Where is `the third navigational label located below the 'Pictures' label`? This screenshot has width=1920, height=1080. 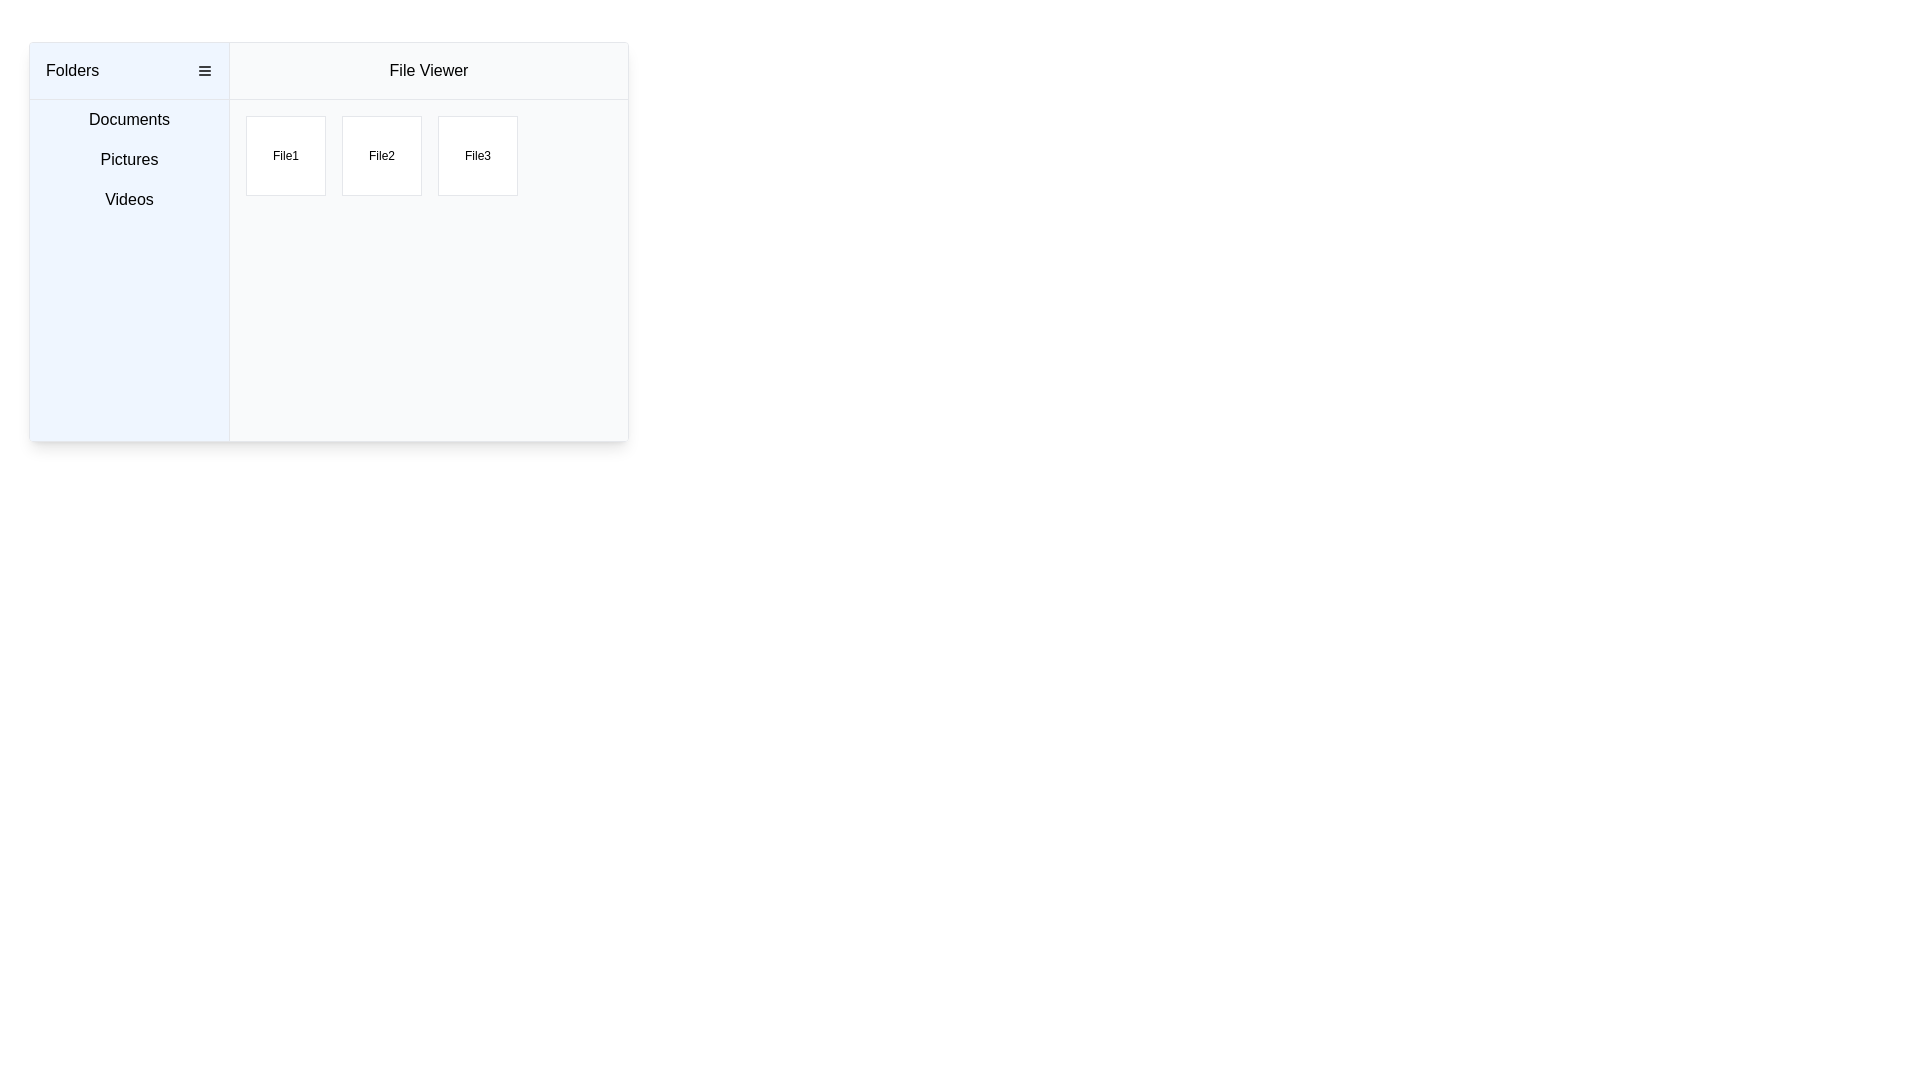
the third navigational label located below the 'Pictures' label is located at coordinates (128, 200).